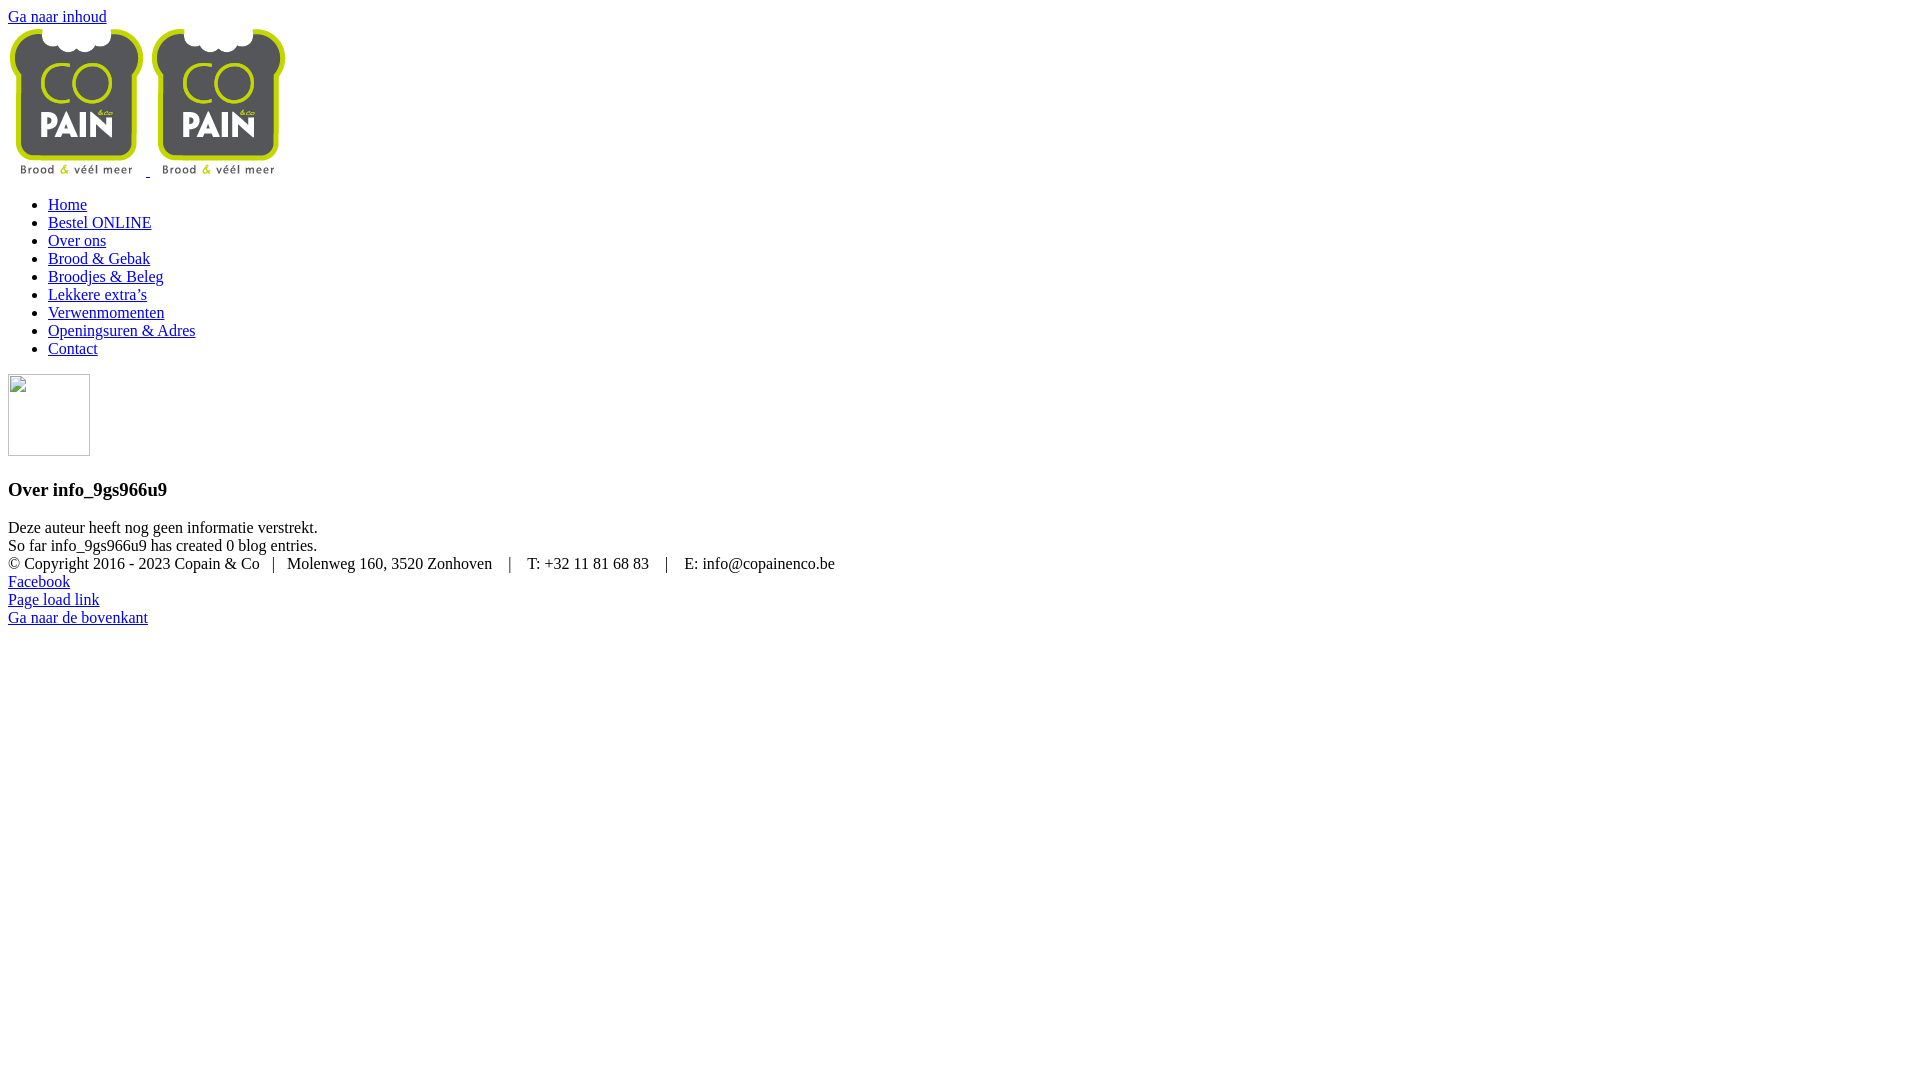 The height and width of the screenshot is (1080, 1920). What do you see at coordinates (72, 347) in the screenshot?
I see `'Contact'` at bounding box center [72, 347].